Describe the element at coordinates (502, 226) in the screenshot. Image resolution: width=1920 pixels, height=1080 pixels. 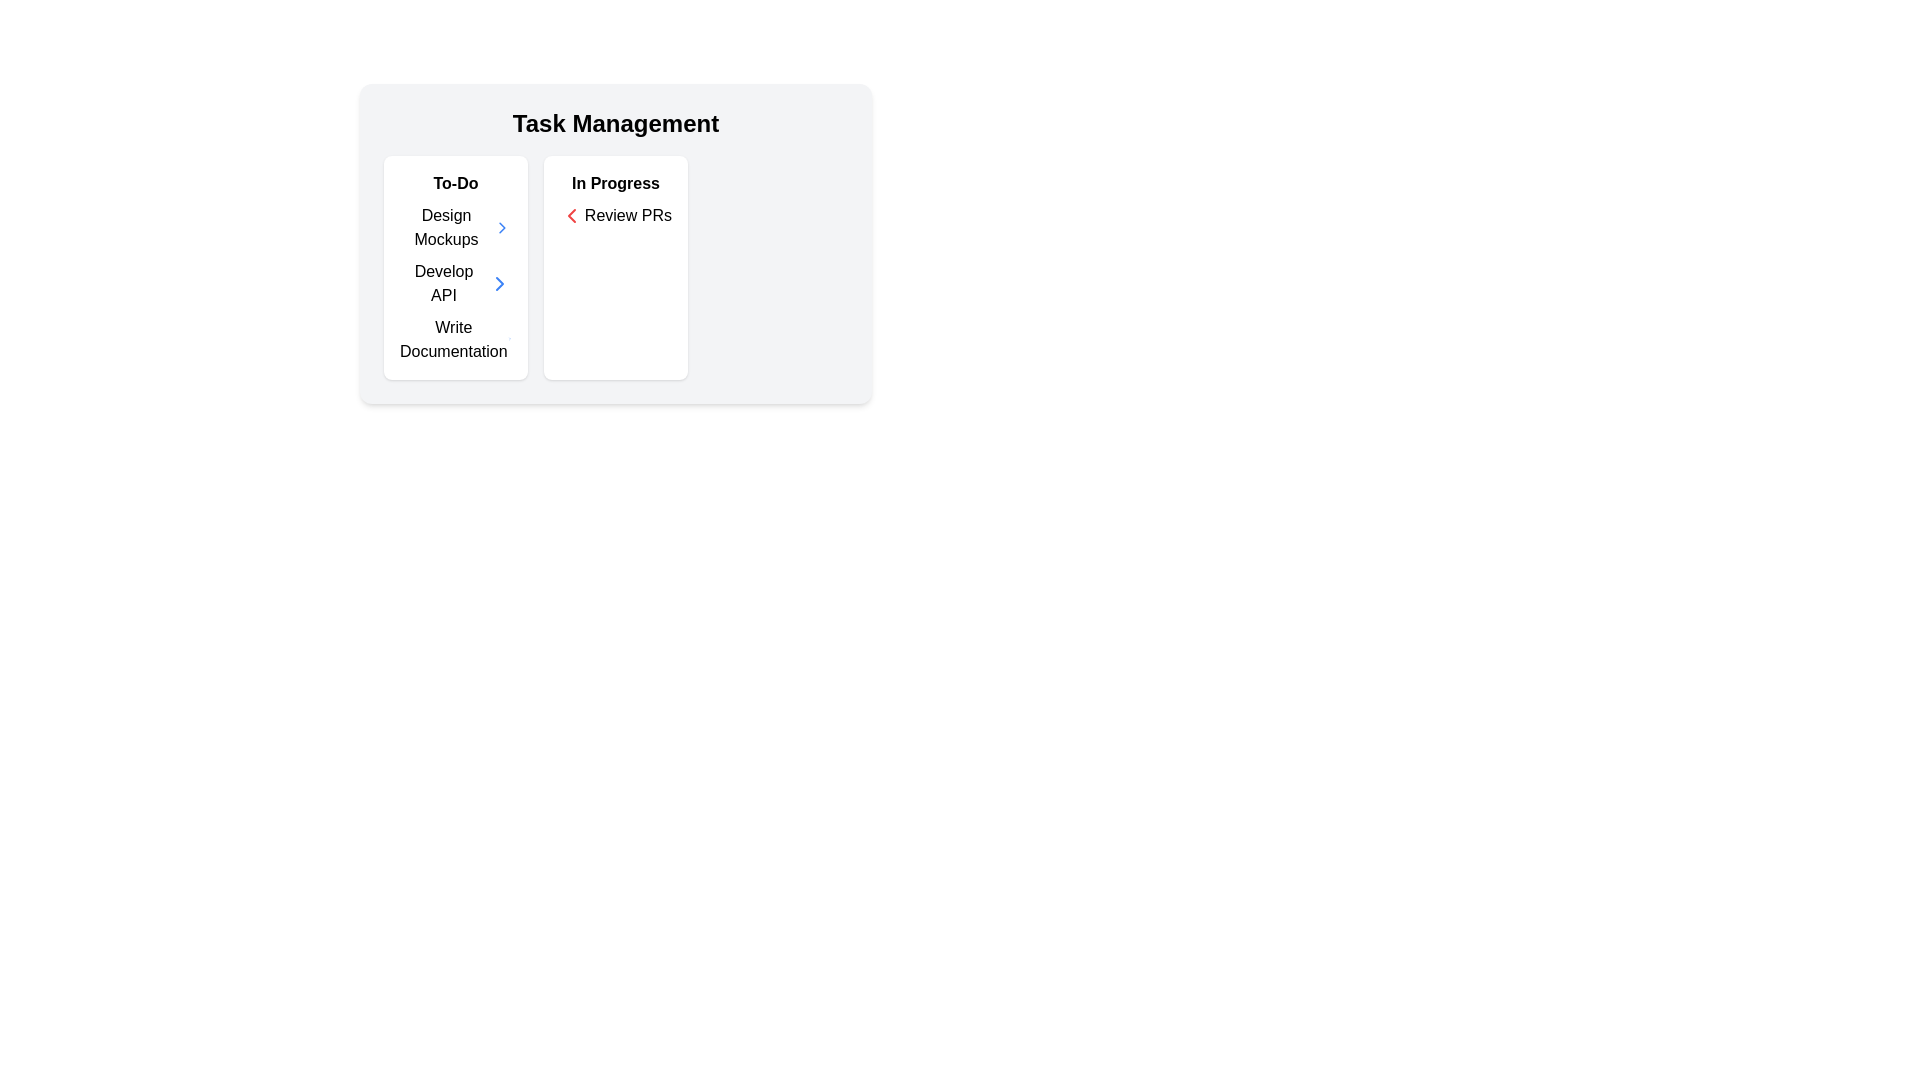
I see `the rightward-facing chevron icon button located to the right of the 'Develop API' text in the 'To-Do' section of the 'Task Management' interface` at that location.